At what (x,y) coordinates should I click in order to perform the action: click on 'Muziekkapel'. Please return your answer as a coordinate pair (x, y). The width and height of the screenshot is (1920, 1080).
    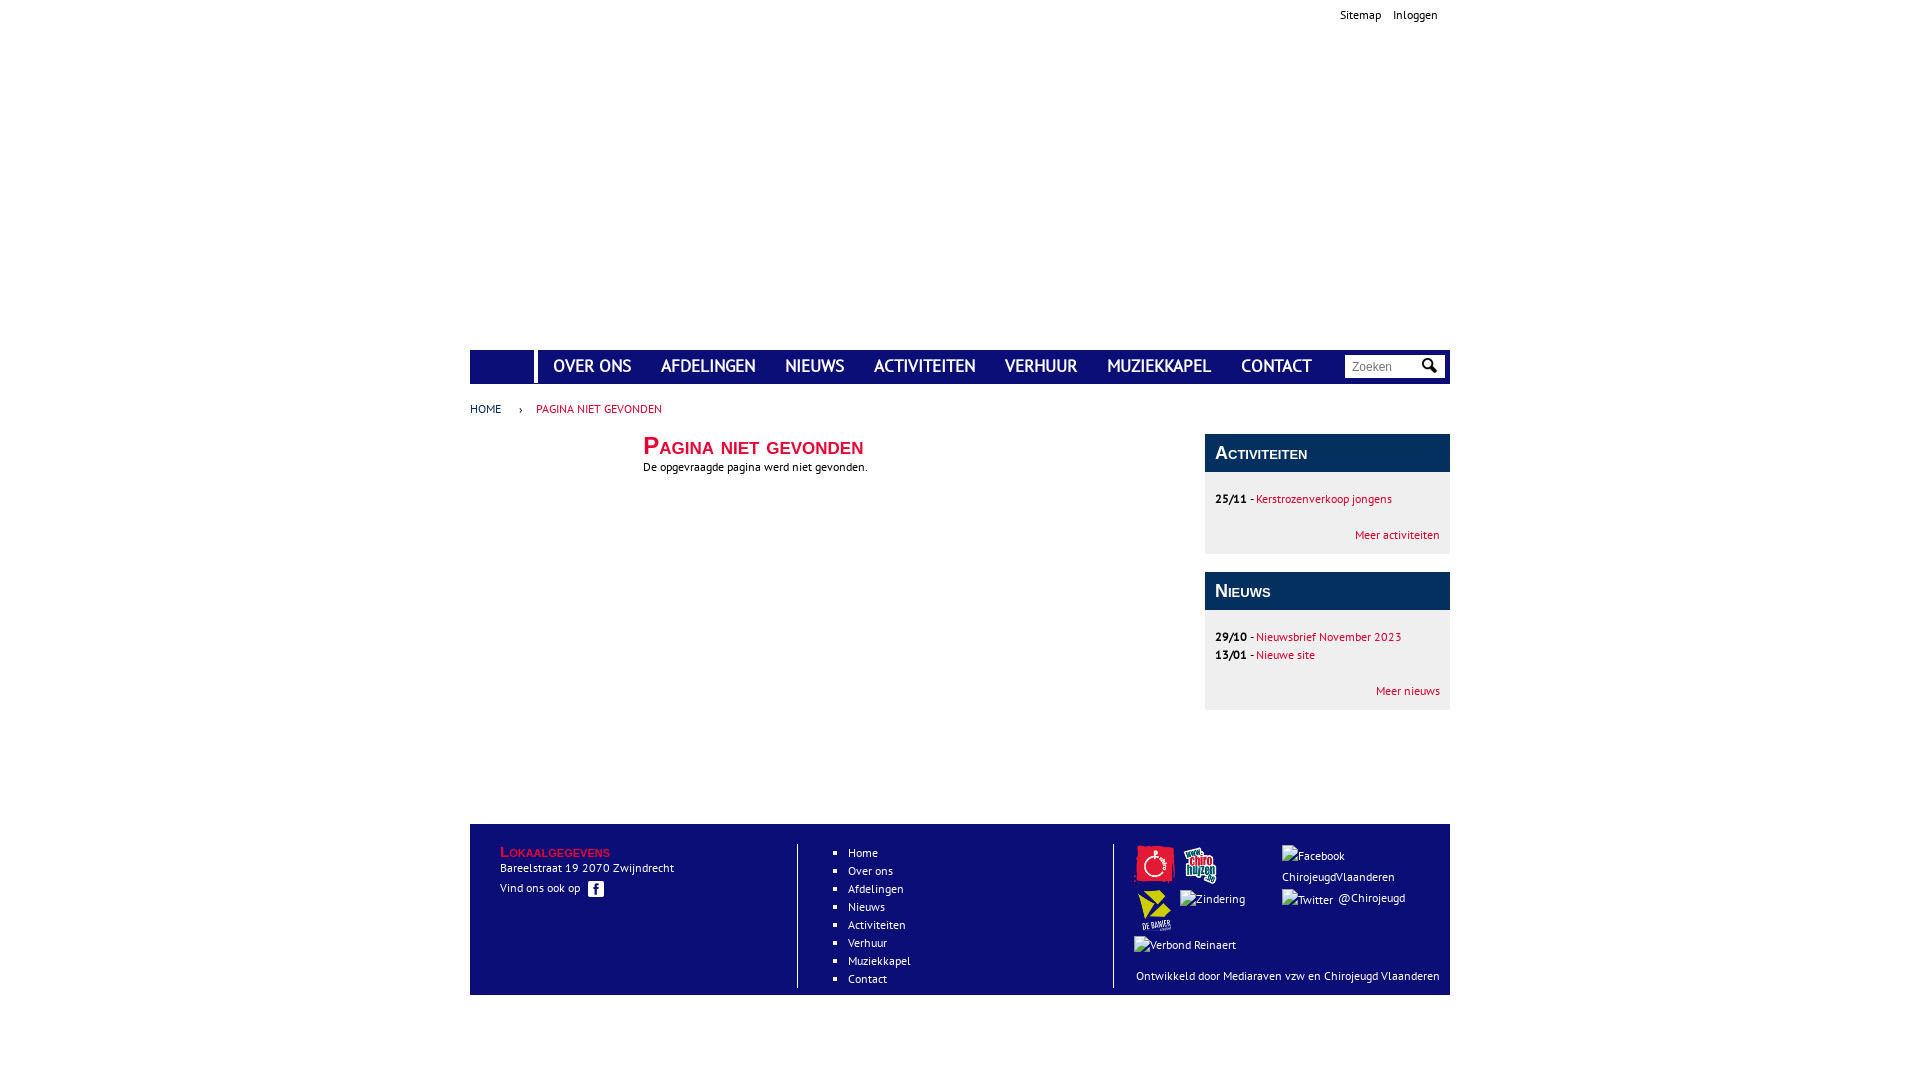
    Looking at the image, I should click on (879, 959).